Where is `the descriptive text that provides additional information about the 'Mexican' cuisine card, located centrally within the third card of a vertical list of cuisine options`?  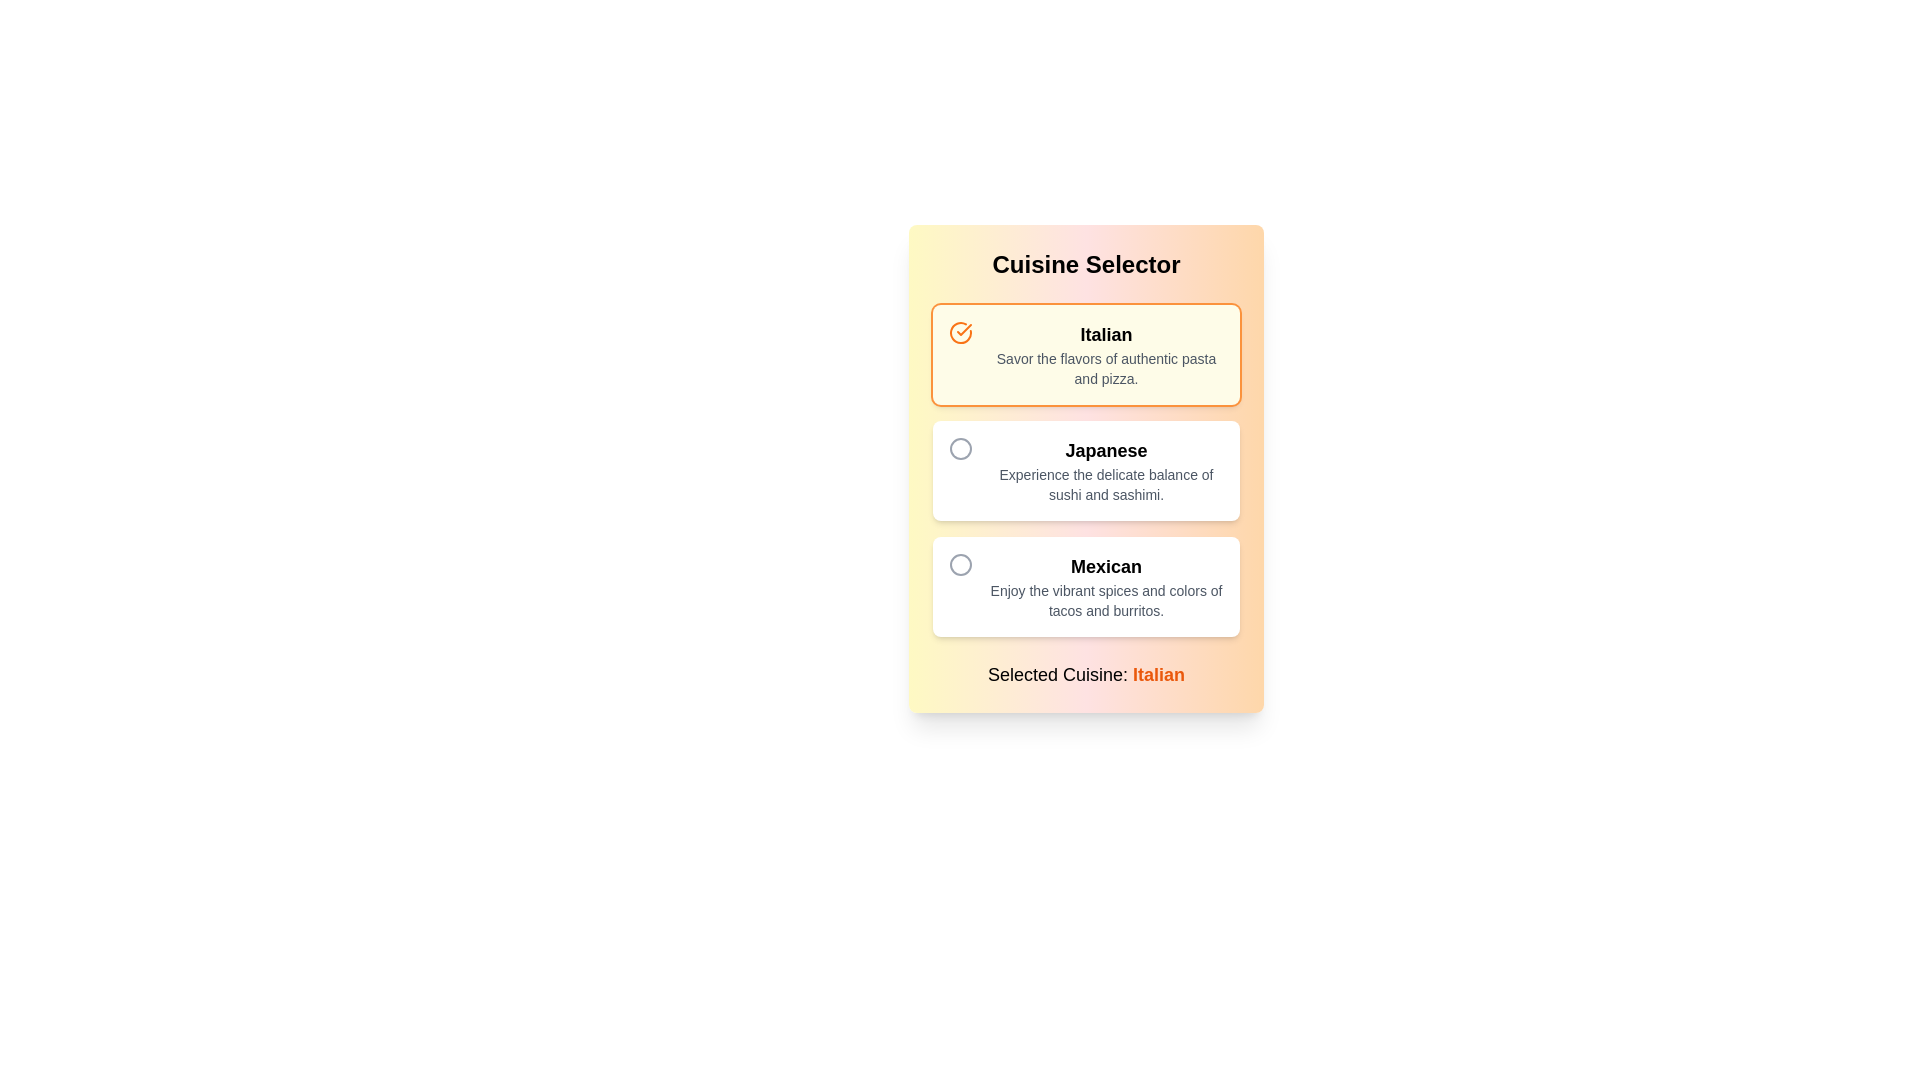
the descriptive text that provides additional information about the 'Mexican' cuisine card, located centrally within the third card of a vertical list of cuisine options is located at coordinates (1105, 600).